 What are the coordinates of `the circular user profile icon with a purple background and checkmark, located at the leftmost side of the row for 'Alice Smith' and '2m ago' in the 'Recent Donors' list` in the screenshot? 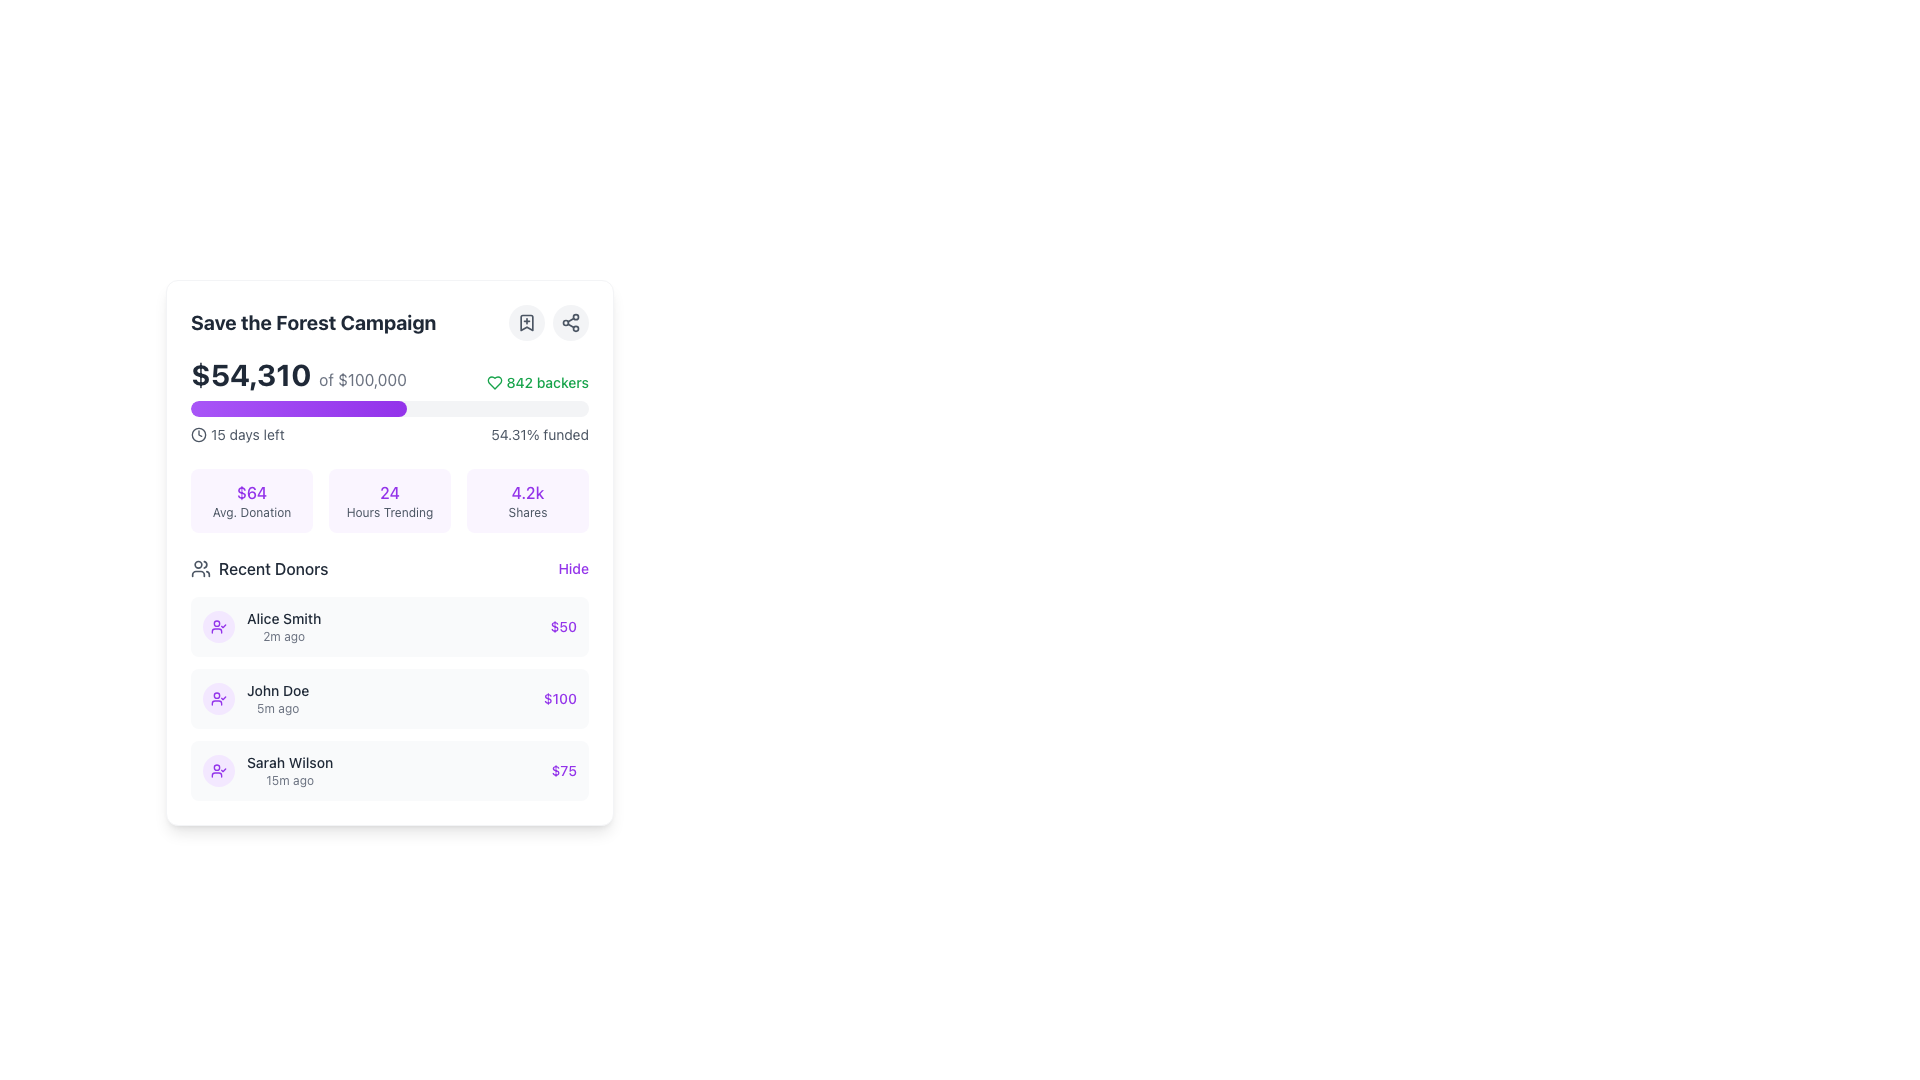 It's located at (219, 626).